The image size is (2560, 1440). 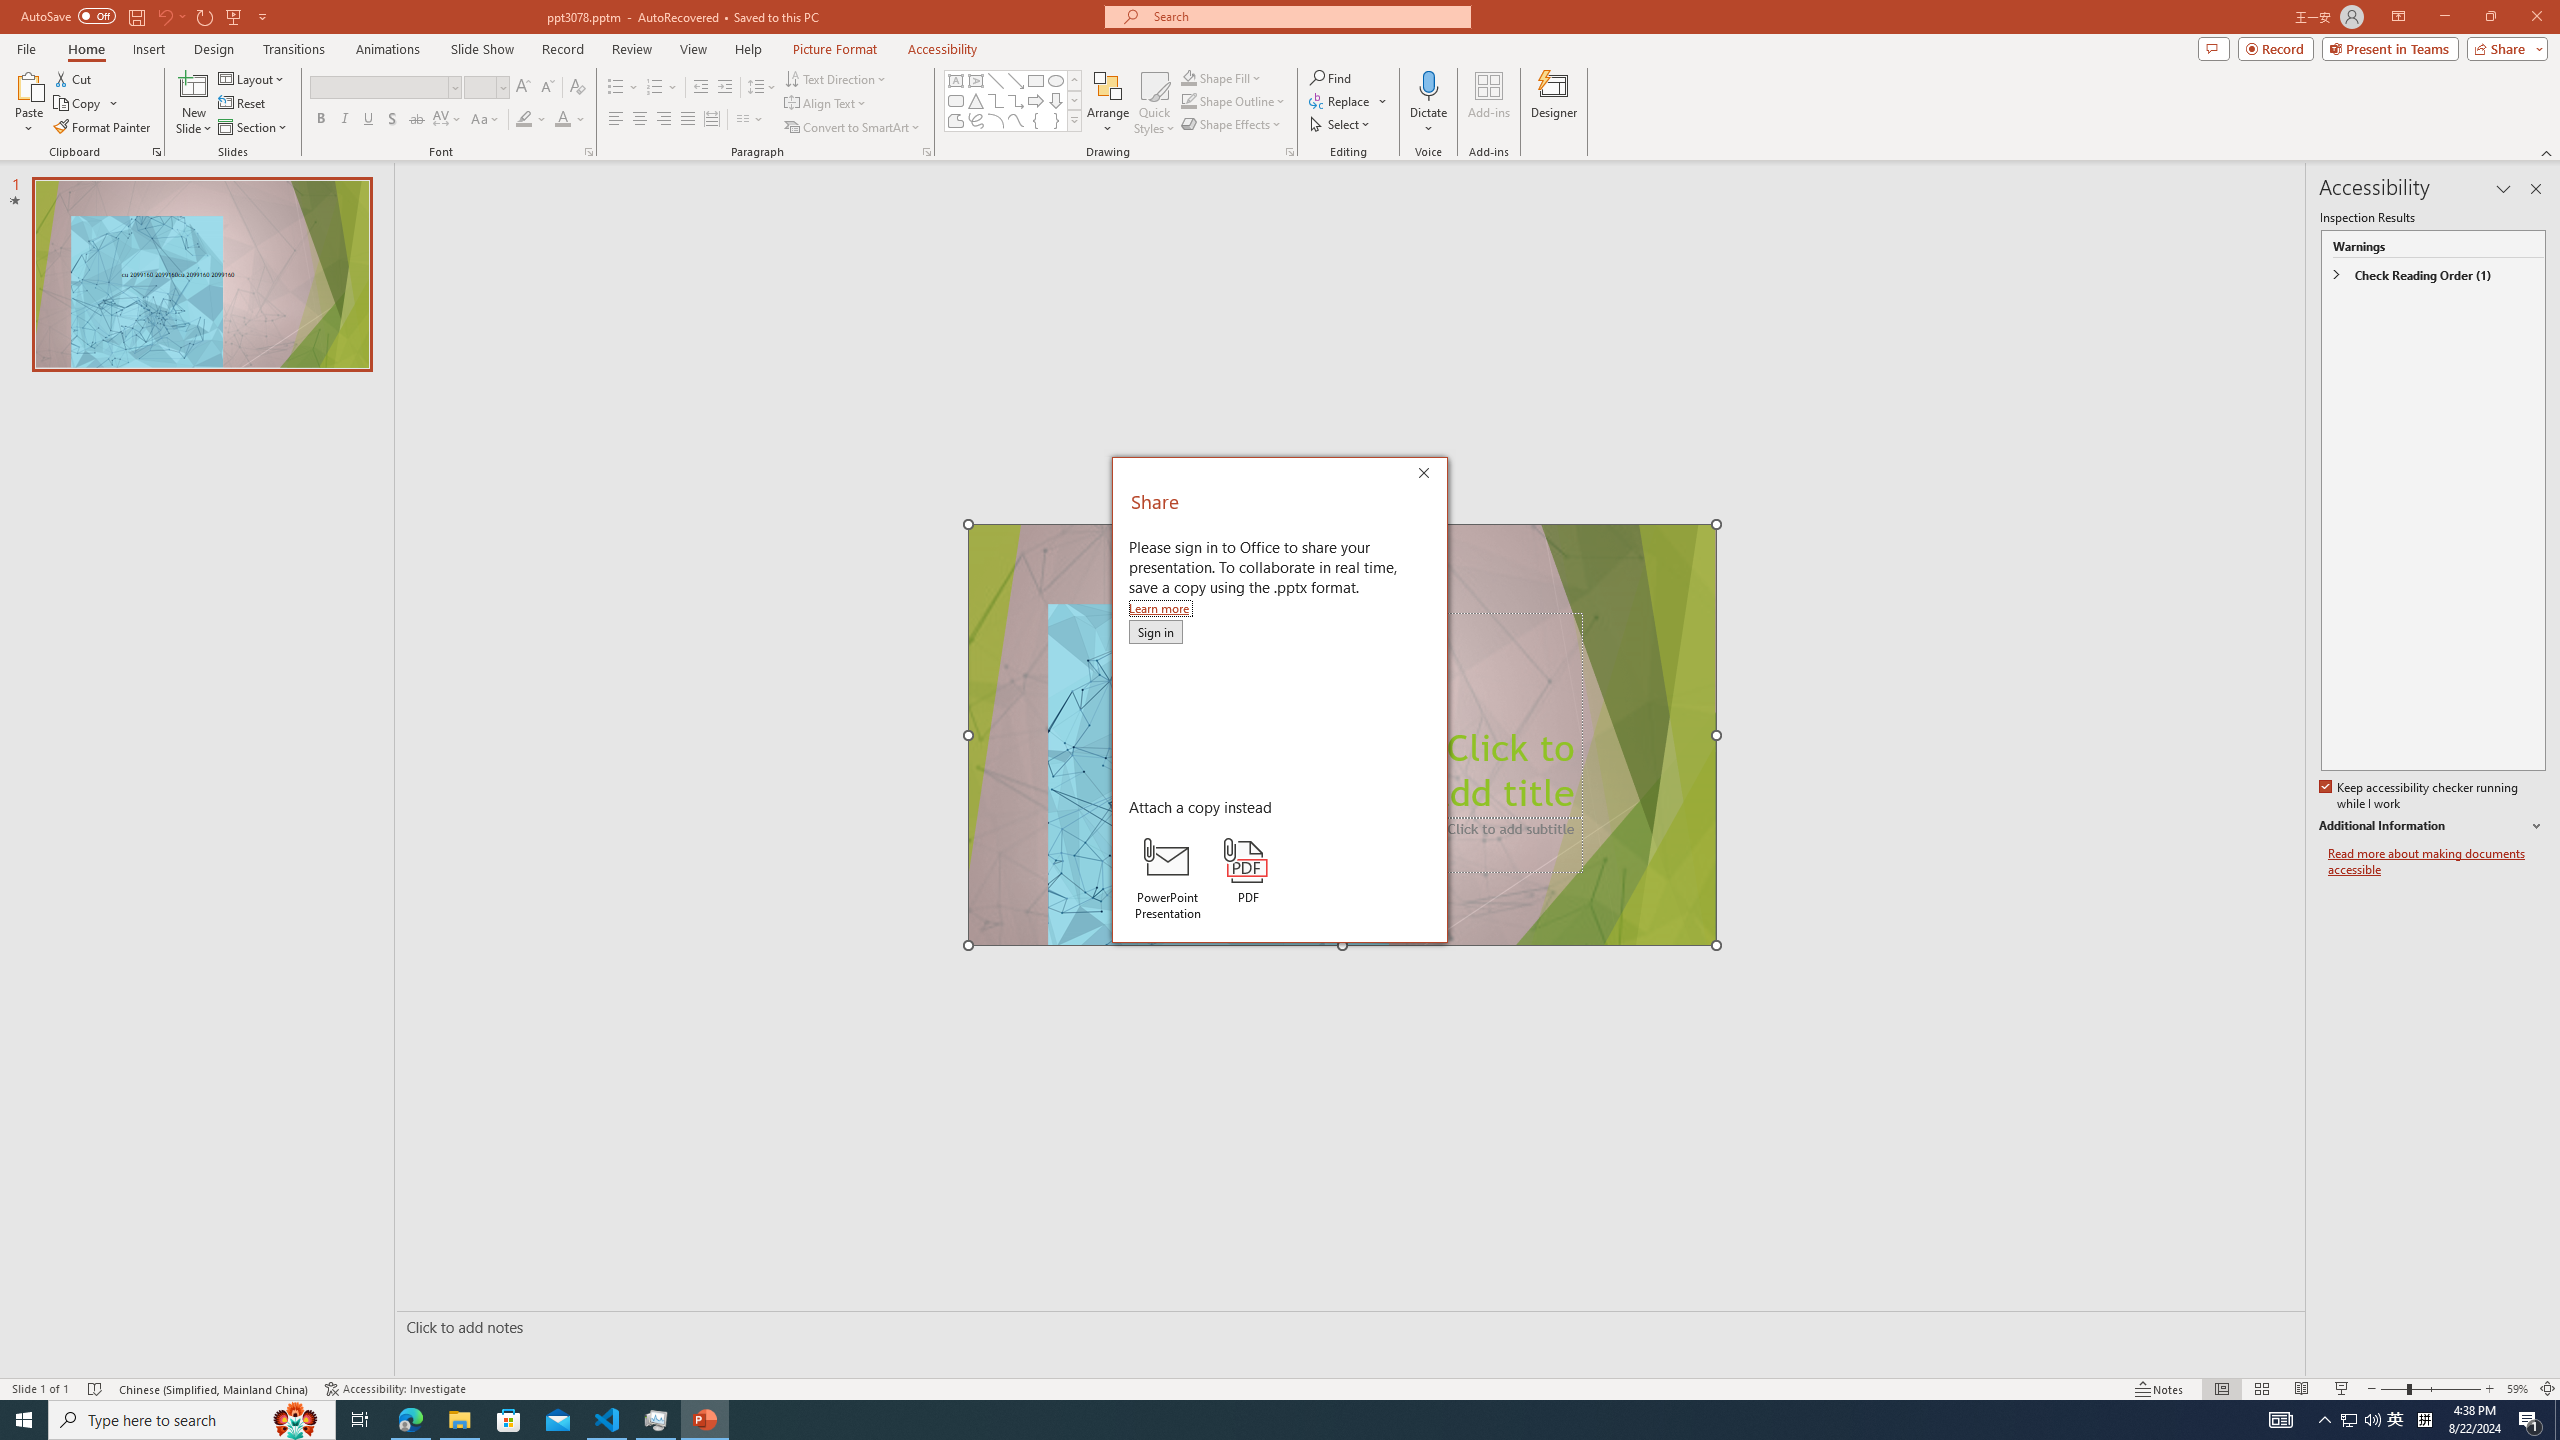 What do you see at coordinates (409, 1418) in the screenshot?
I see `'Microsoft Edge - 1 running window'` at bounding box center [409, 1418].